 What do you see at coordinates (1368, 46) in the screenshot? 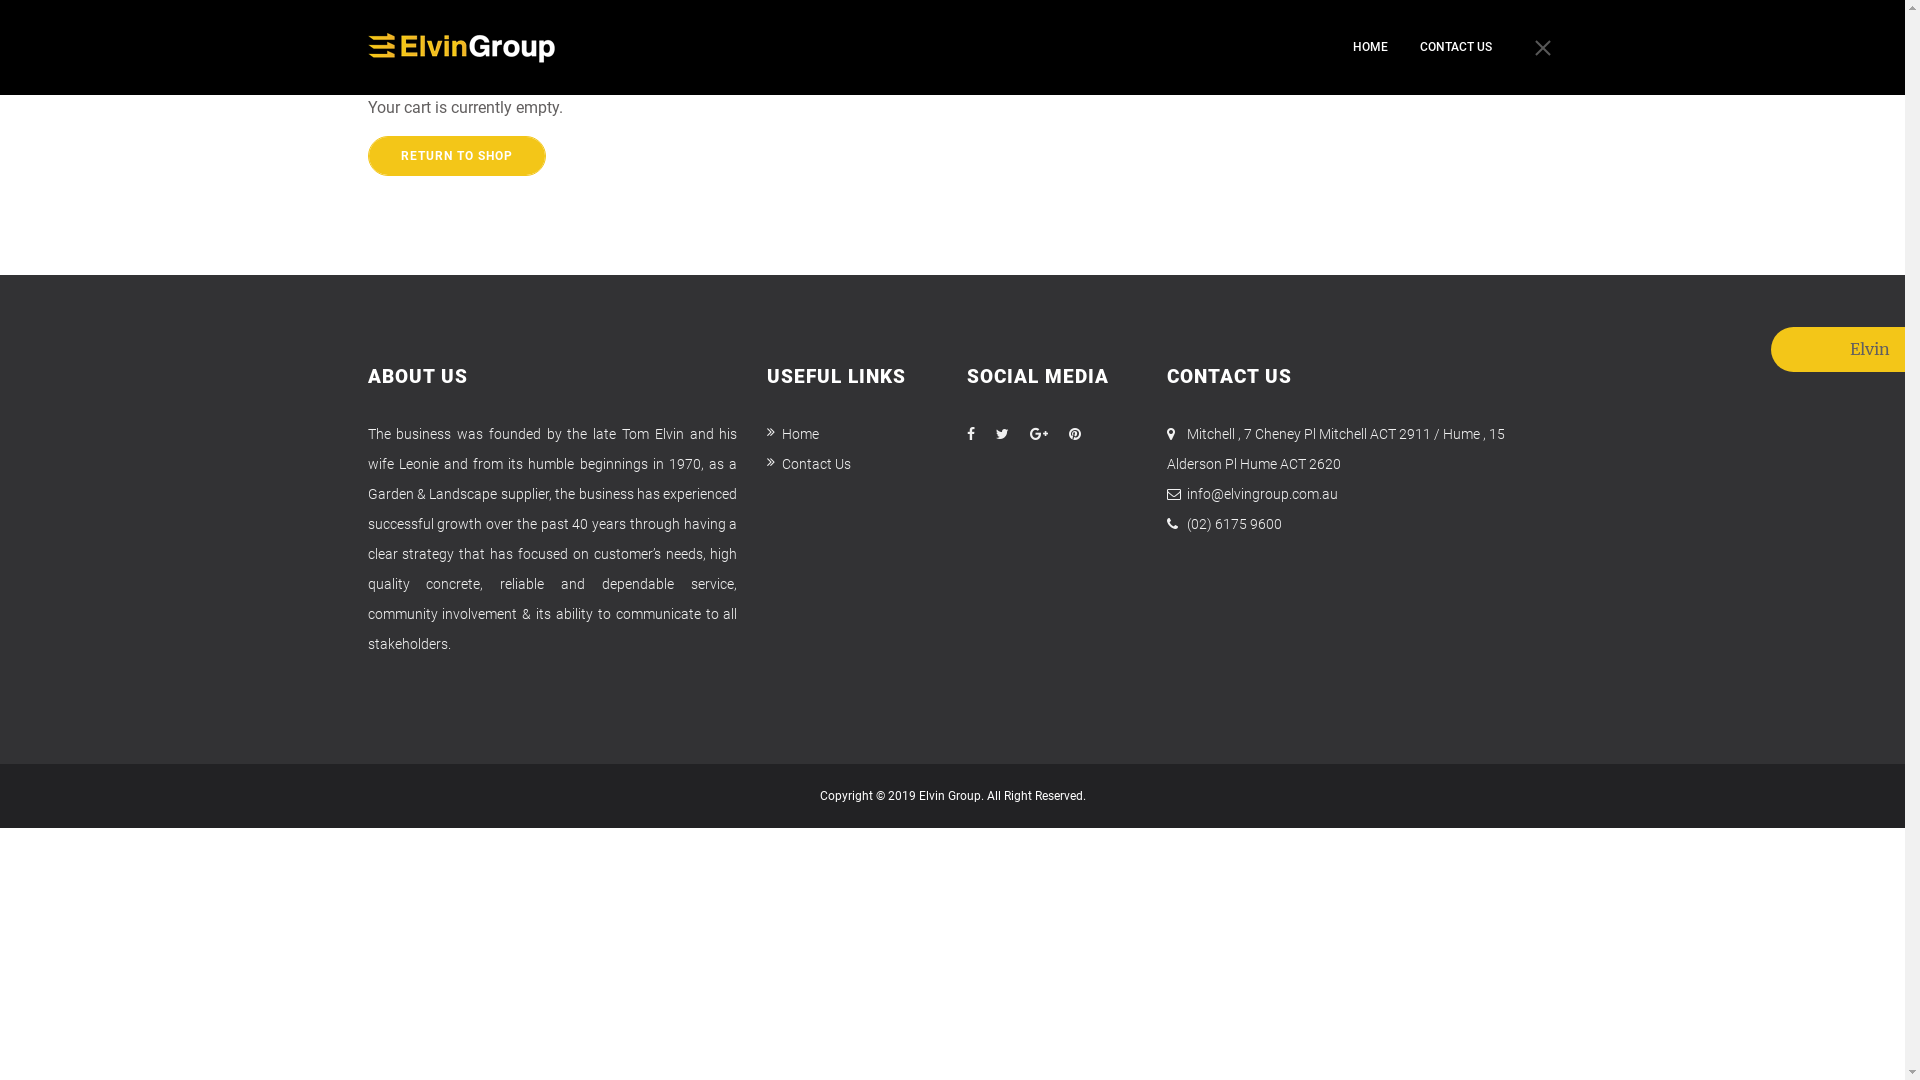
I see `'HOME'` at bounding box center [1368, 46].